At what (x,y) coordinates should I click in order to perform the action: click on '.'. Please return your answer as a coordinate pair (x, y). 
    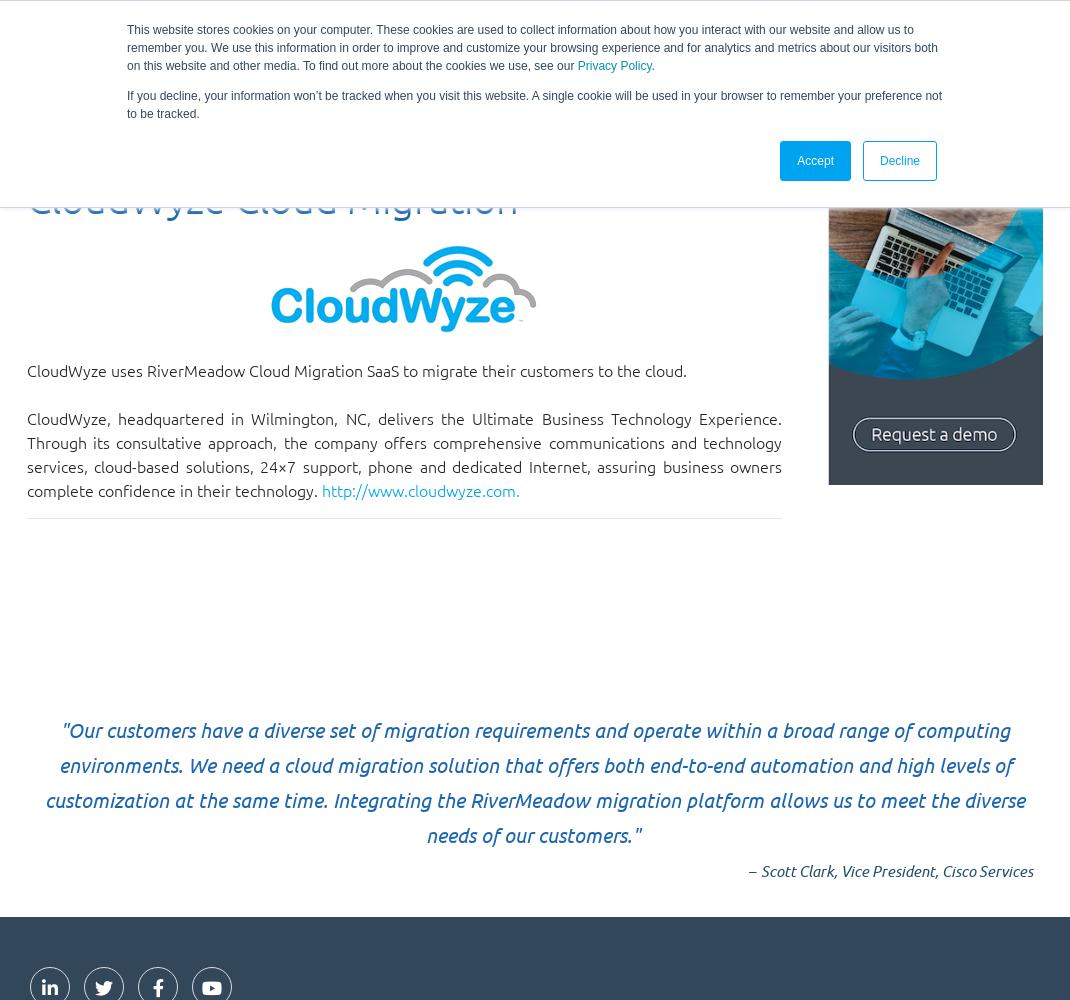
    Looking at the image, I should click on (652, 65).